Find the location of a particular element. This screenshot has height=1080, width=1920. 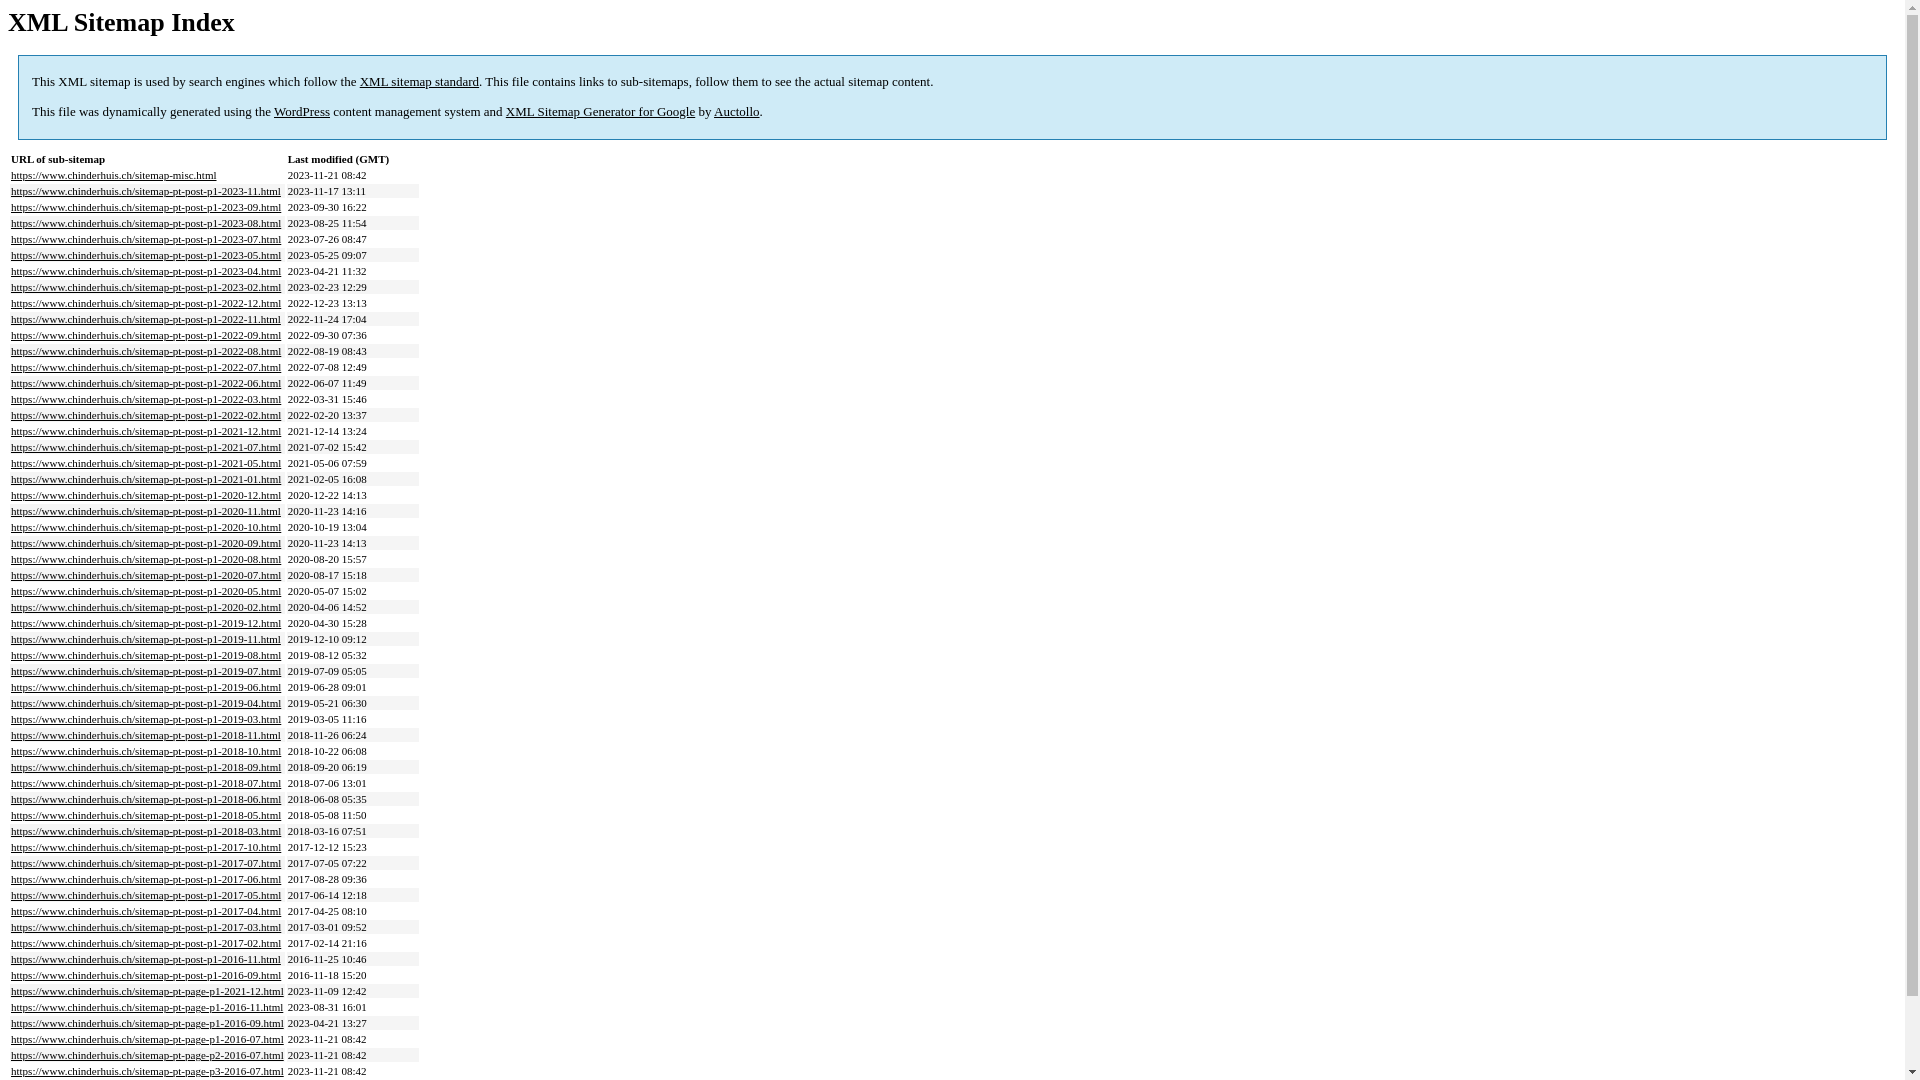

'https://www.chinderhuis.ch/sitemap-pt-page-p1-2016-09.html' is located at coordinates (146, 1022).